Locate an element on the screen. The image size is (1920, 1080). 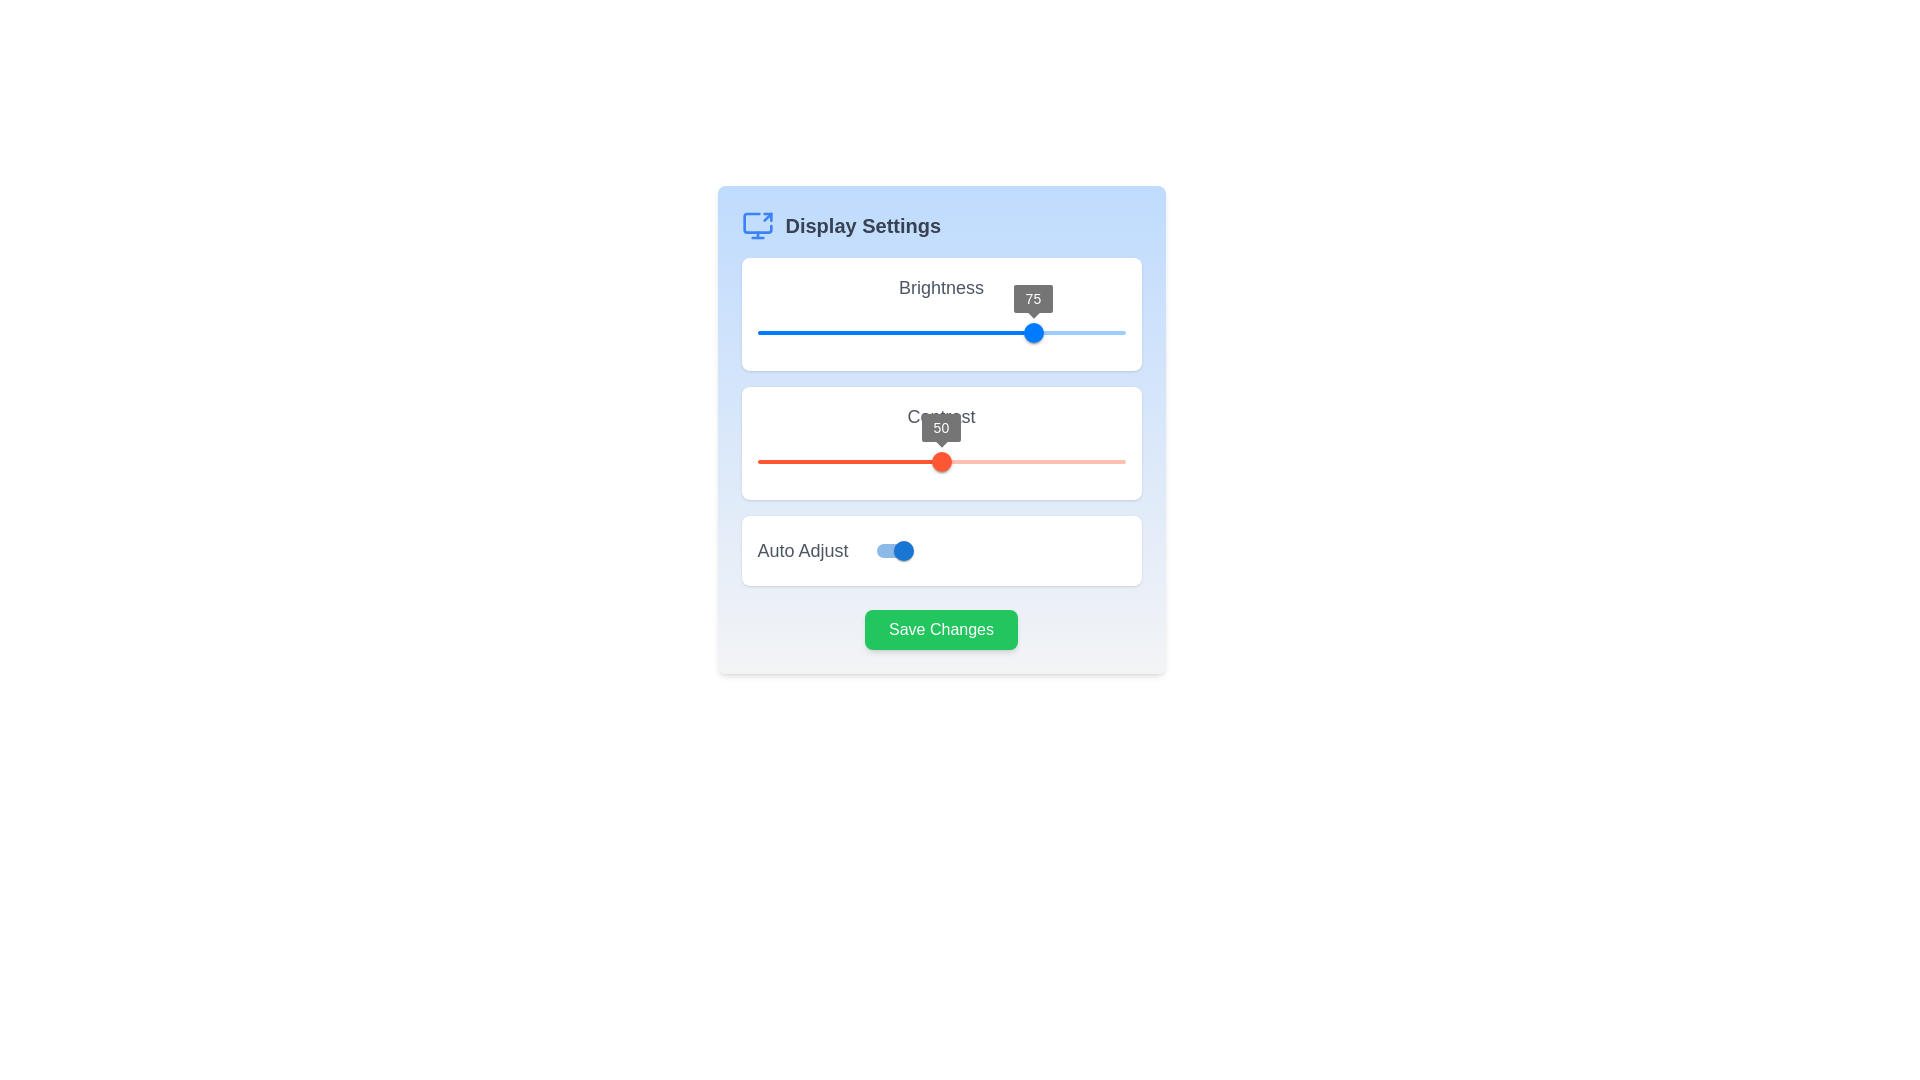
contrast slider is located at coordinates (892, 462).